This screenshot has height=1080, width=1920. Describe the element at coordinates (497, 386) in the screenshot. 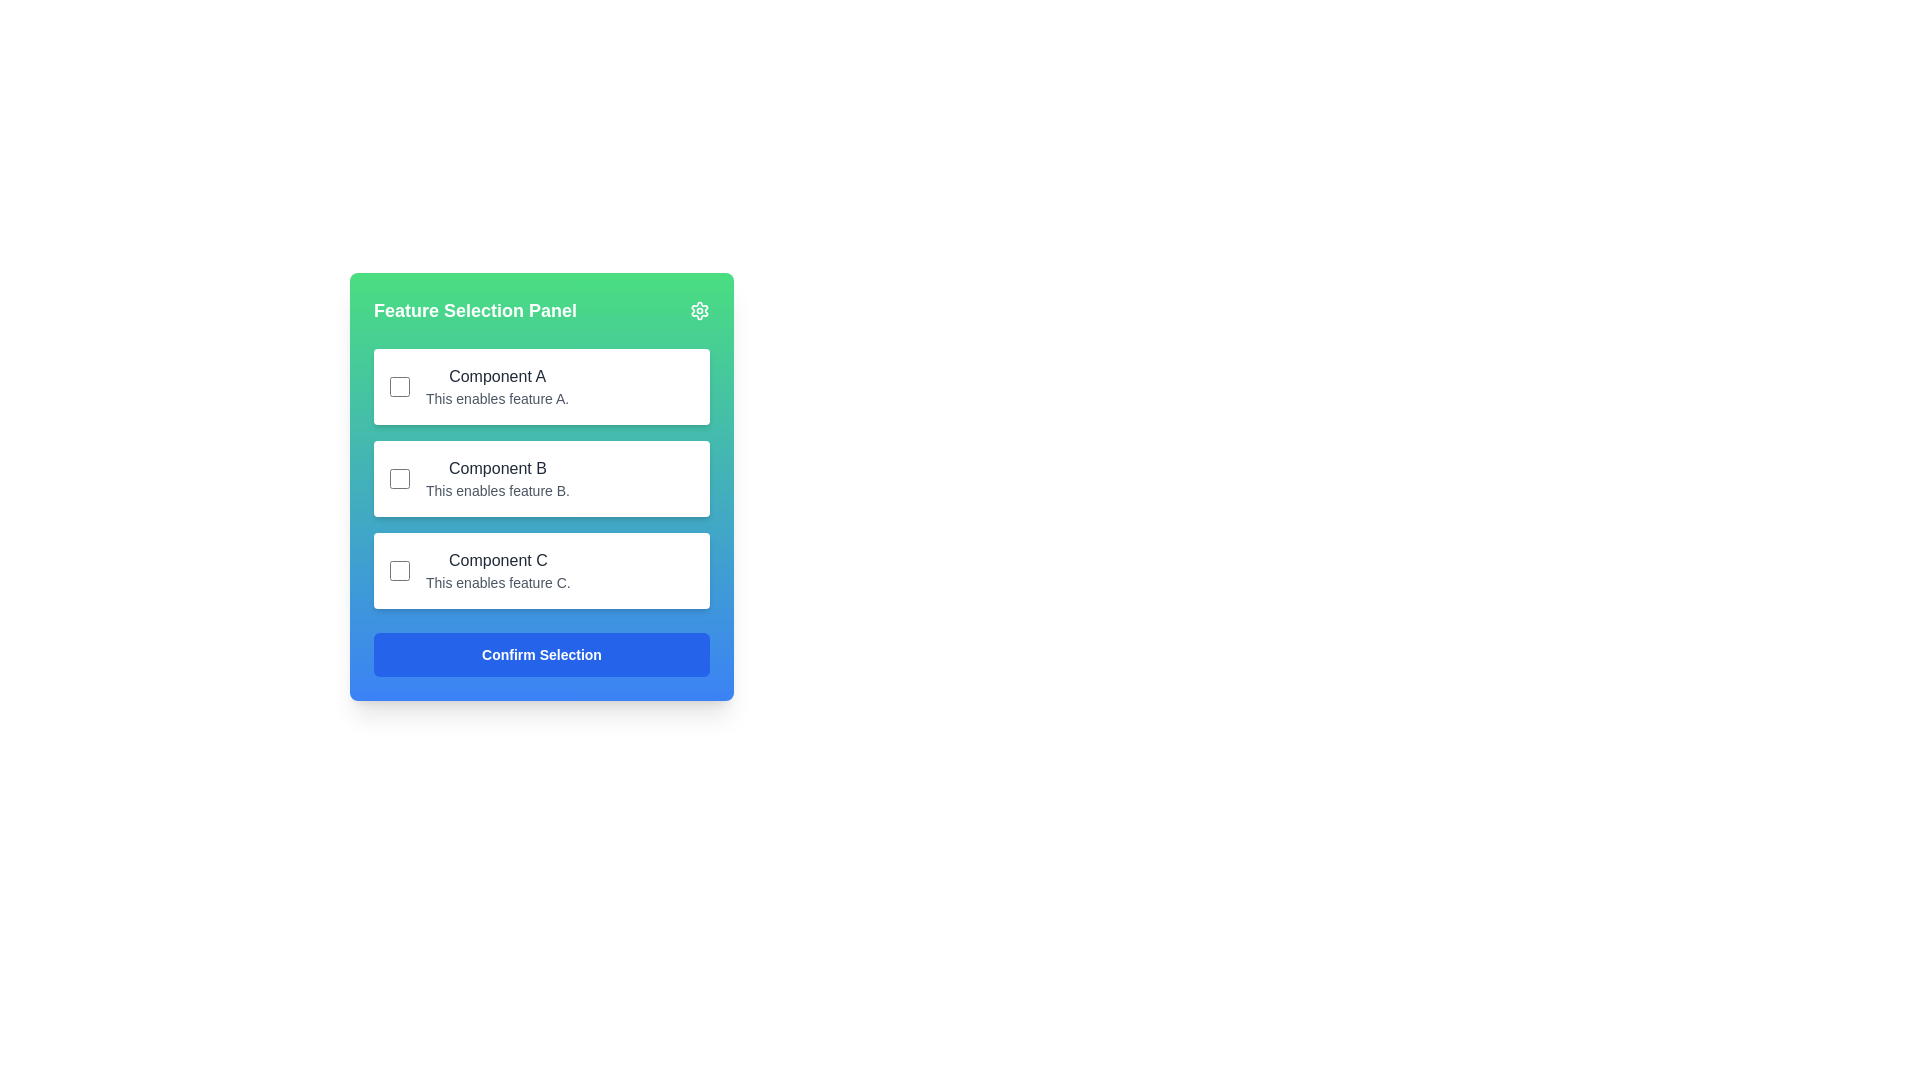

I see `the text label displaying 'Component A' and 'This enables feature A.' in the first feature block of the 'Feature Selection Panel'` at that location.